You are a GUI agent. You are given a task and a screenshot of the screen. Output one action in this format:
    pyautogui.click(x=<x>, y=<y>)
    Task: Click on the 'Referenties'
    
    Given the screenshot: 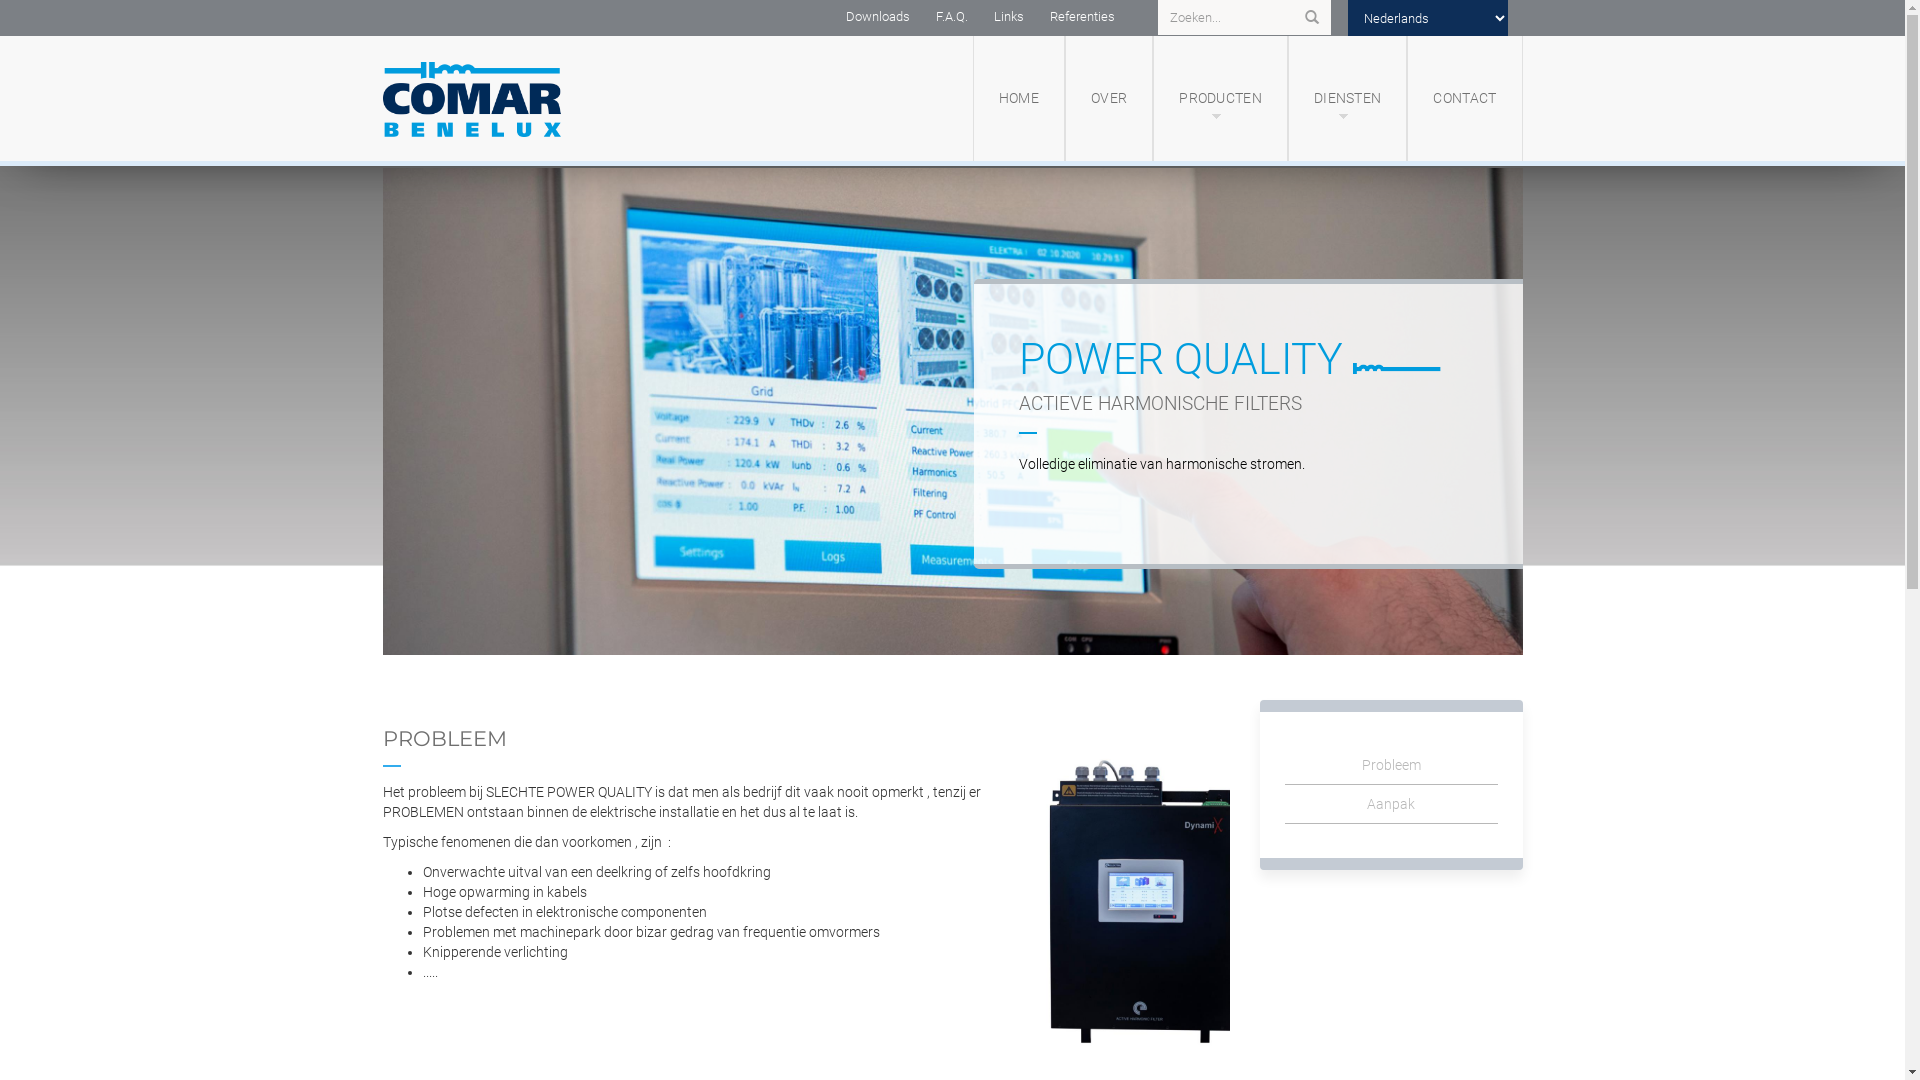 What is the action you would take?
    pyautogui.click(x=1080, y=16)
    